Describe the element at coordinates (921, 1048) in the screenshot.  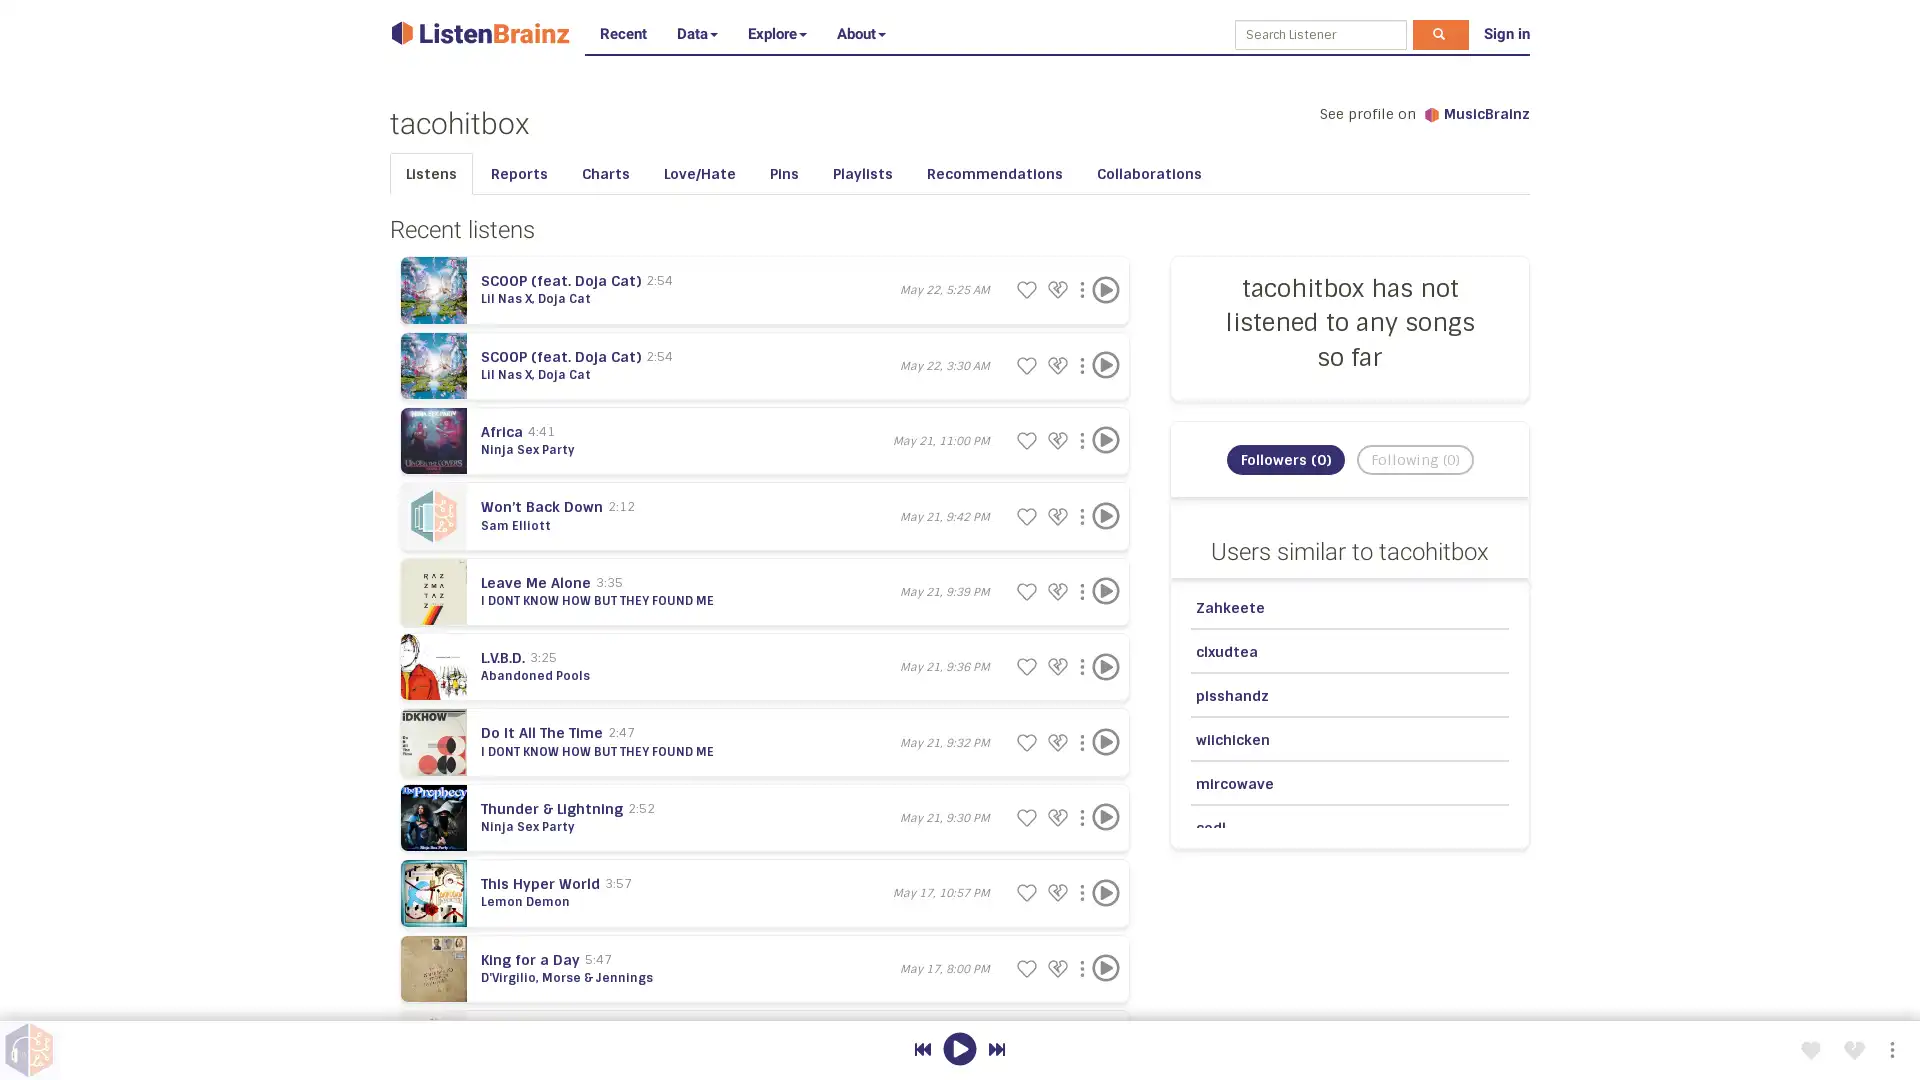
I see `Previous` at that location.